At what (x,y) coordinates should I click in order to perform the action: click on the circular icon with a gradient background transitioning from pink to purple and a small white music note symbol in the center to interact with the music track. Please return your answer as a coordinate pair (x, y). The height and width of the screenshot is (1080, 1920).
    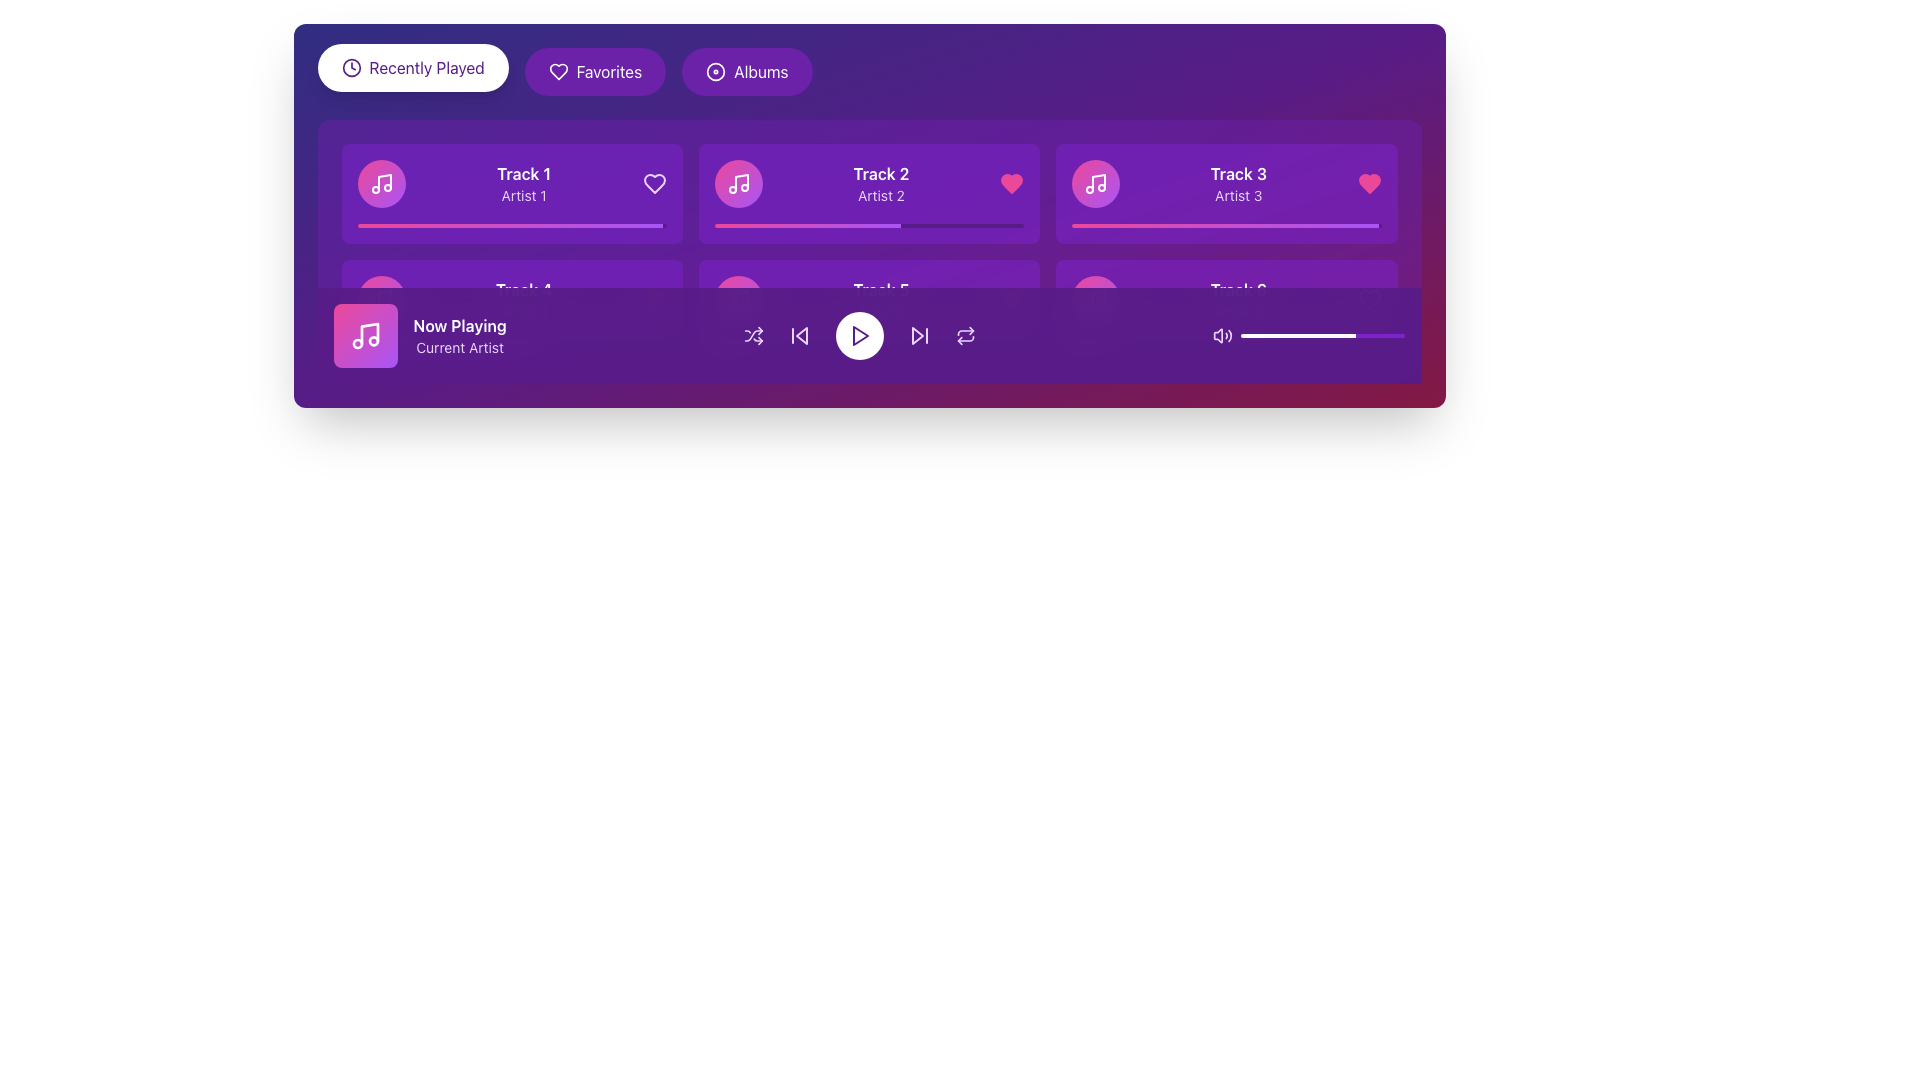
    Looking at the image, I should click on (381, 184).